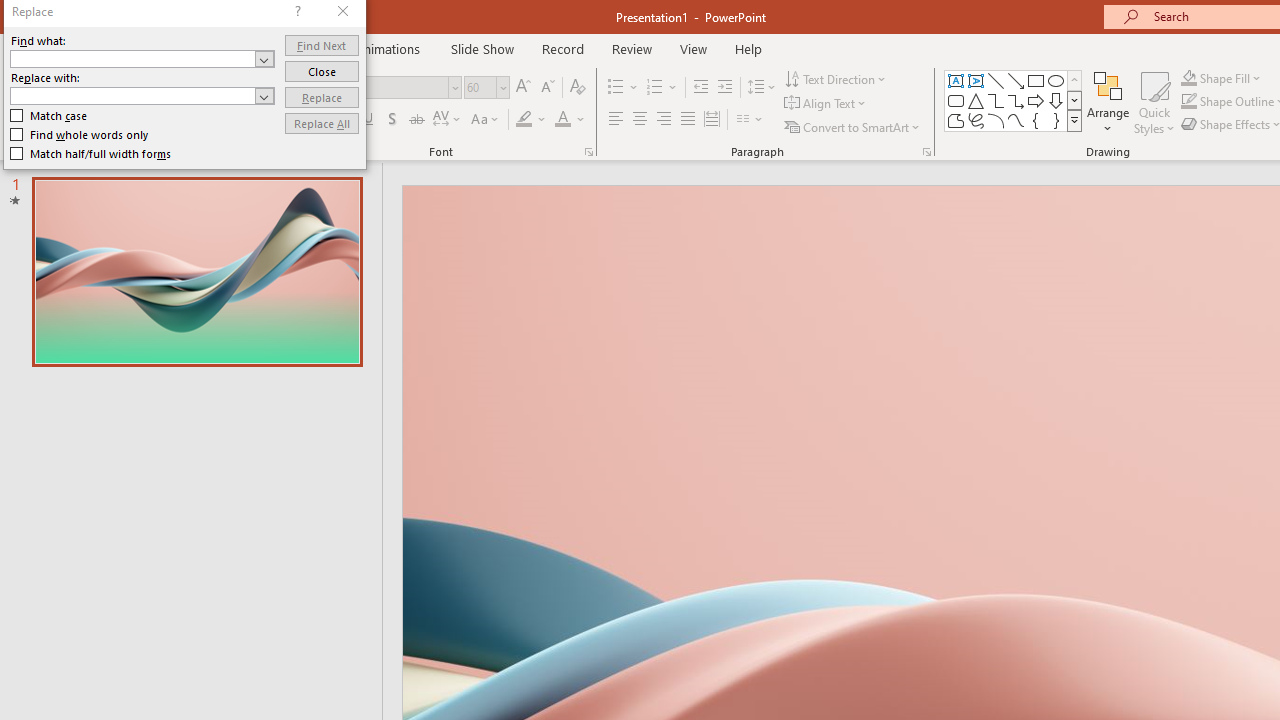  I want to click on 'Find what', so click(141, 57).